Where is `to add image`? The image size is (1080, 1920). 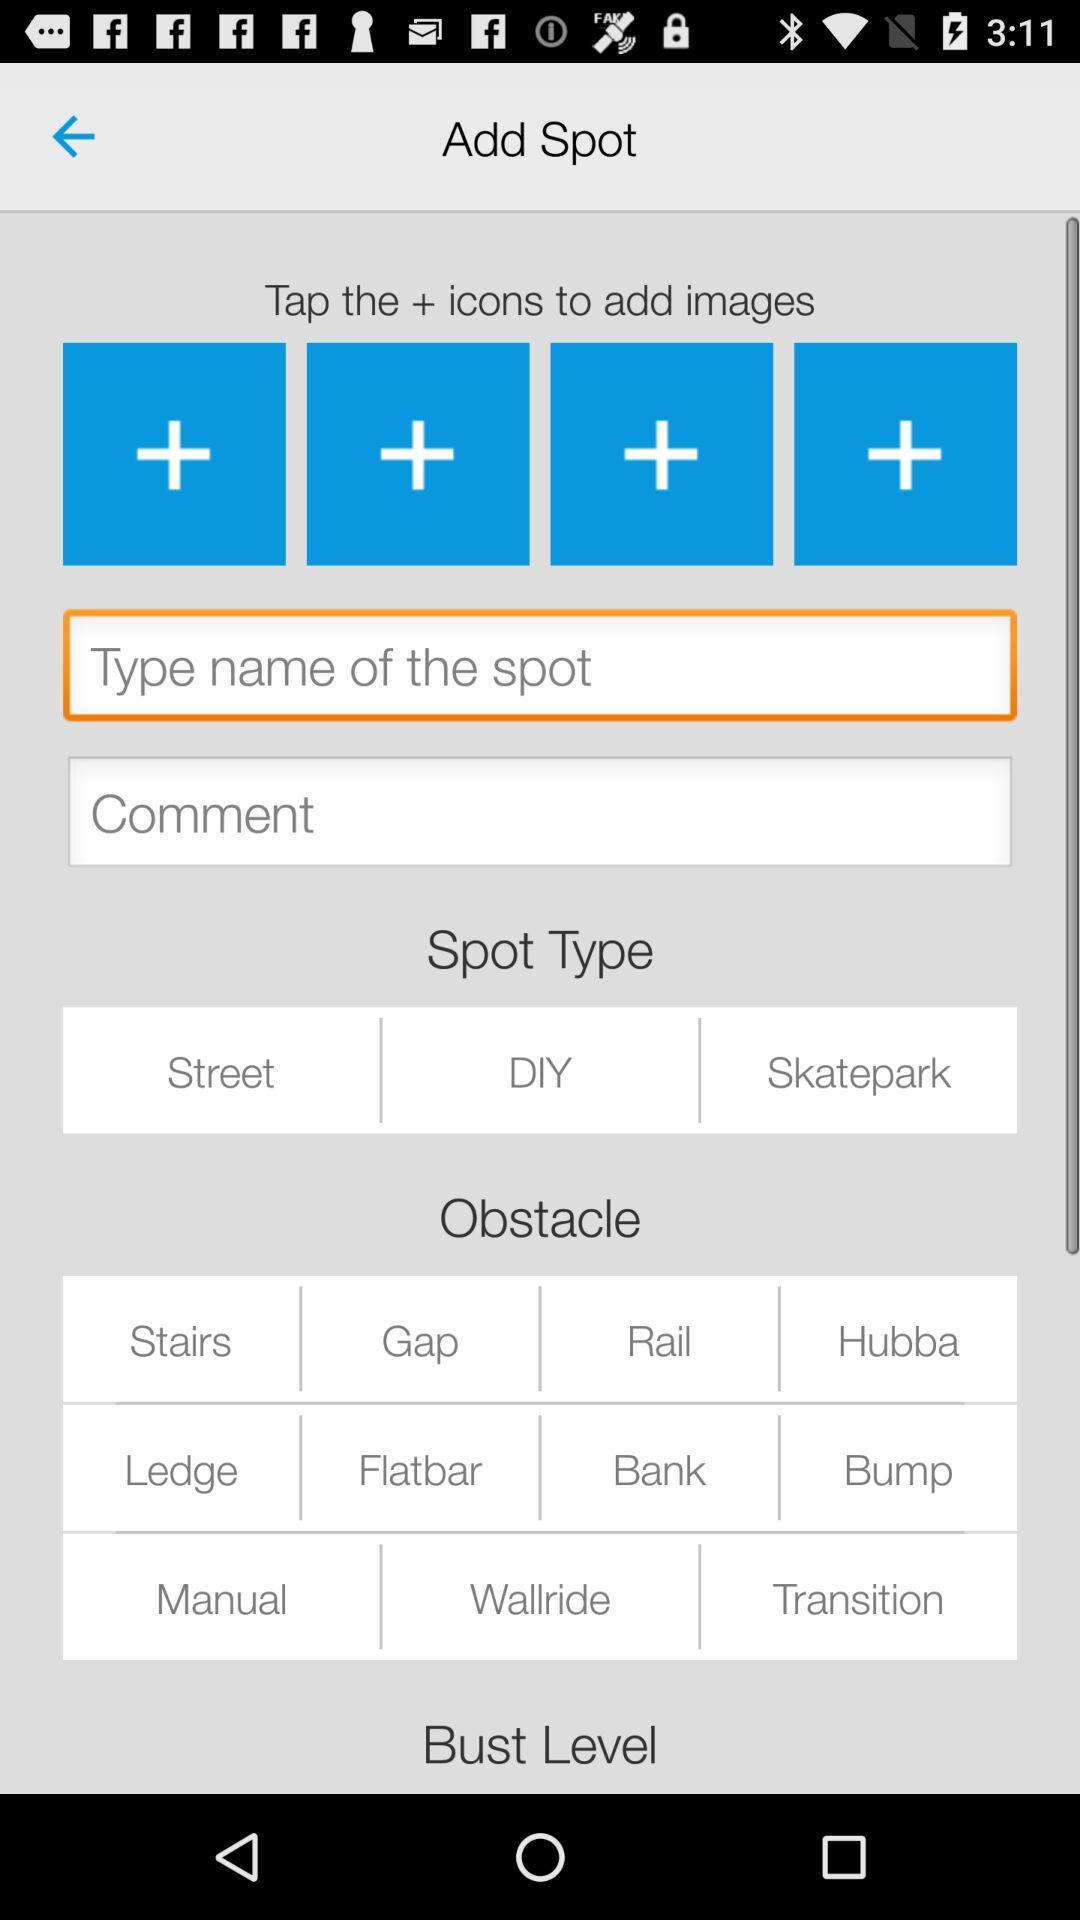 to add image is located at coordinates (661, 453).